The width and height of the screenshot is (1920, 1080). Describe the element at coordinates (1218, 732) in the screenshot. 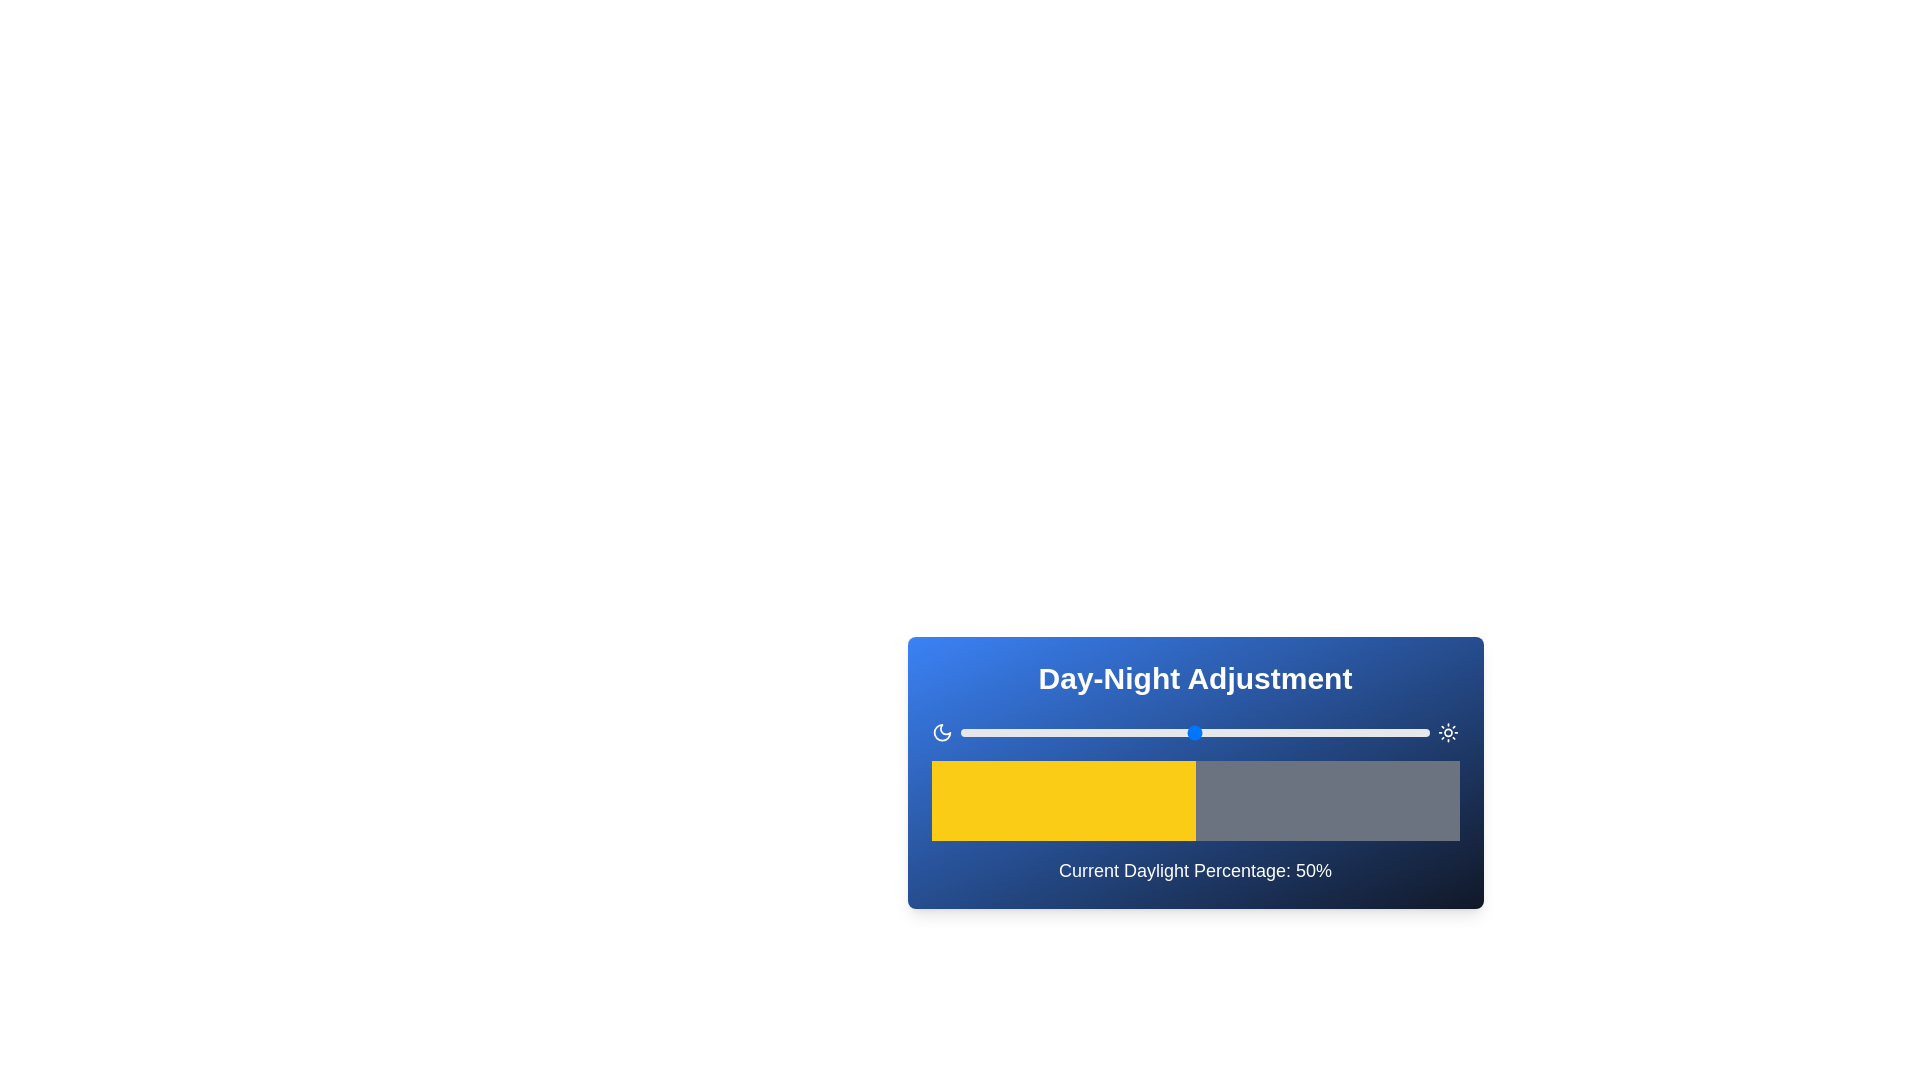

I see `the daylight percentage slider to 55%` at that location.